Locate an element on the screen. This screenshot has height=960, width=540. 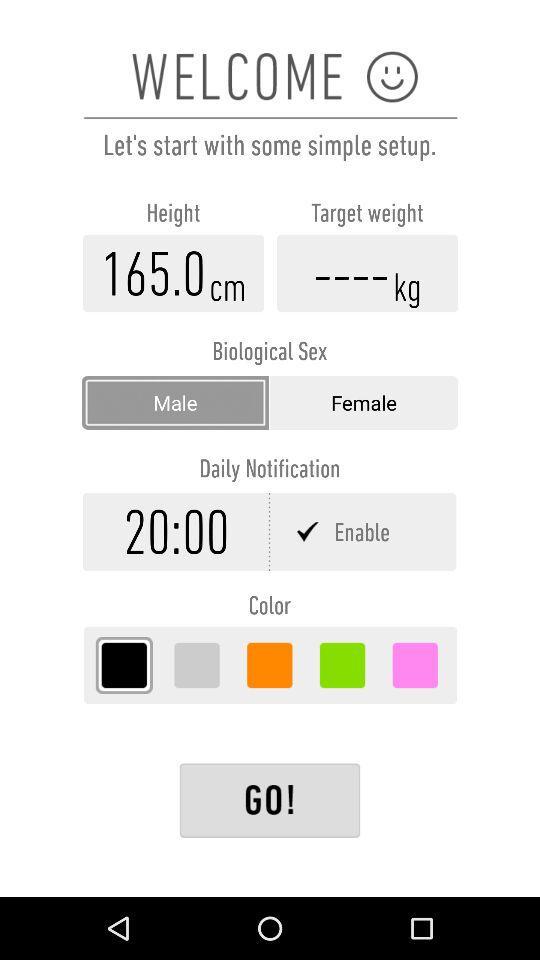
choose color scheme is located at coordinates (197, 665).